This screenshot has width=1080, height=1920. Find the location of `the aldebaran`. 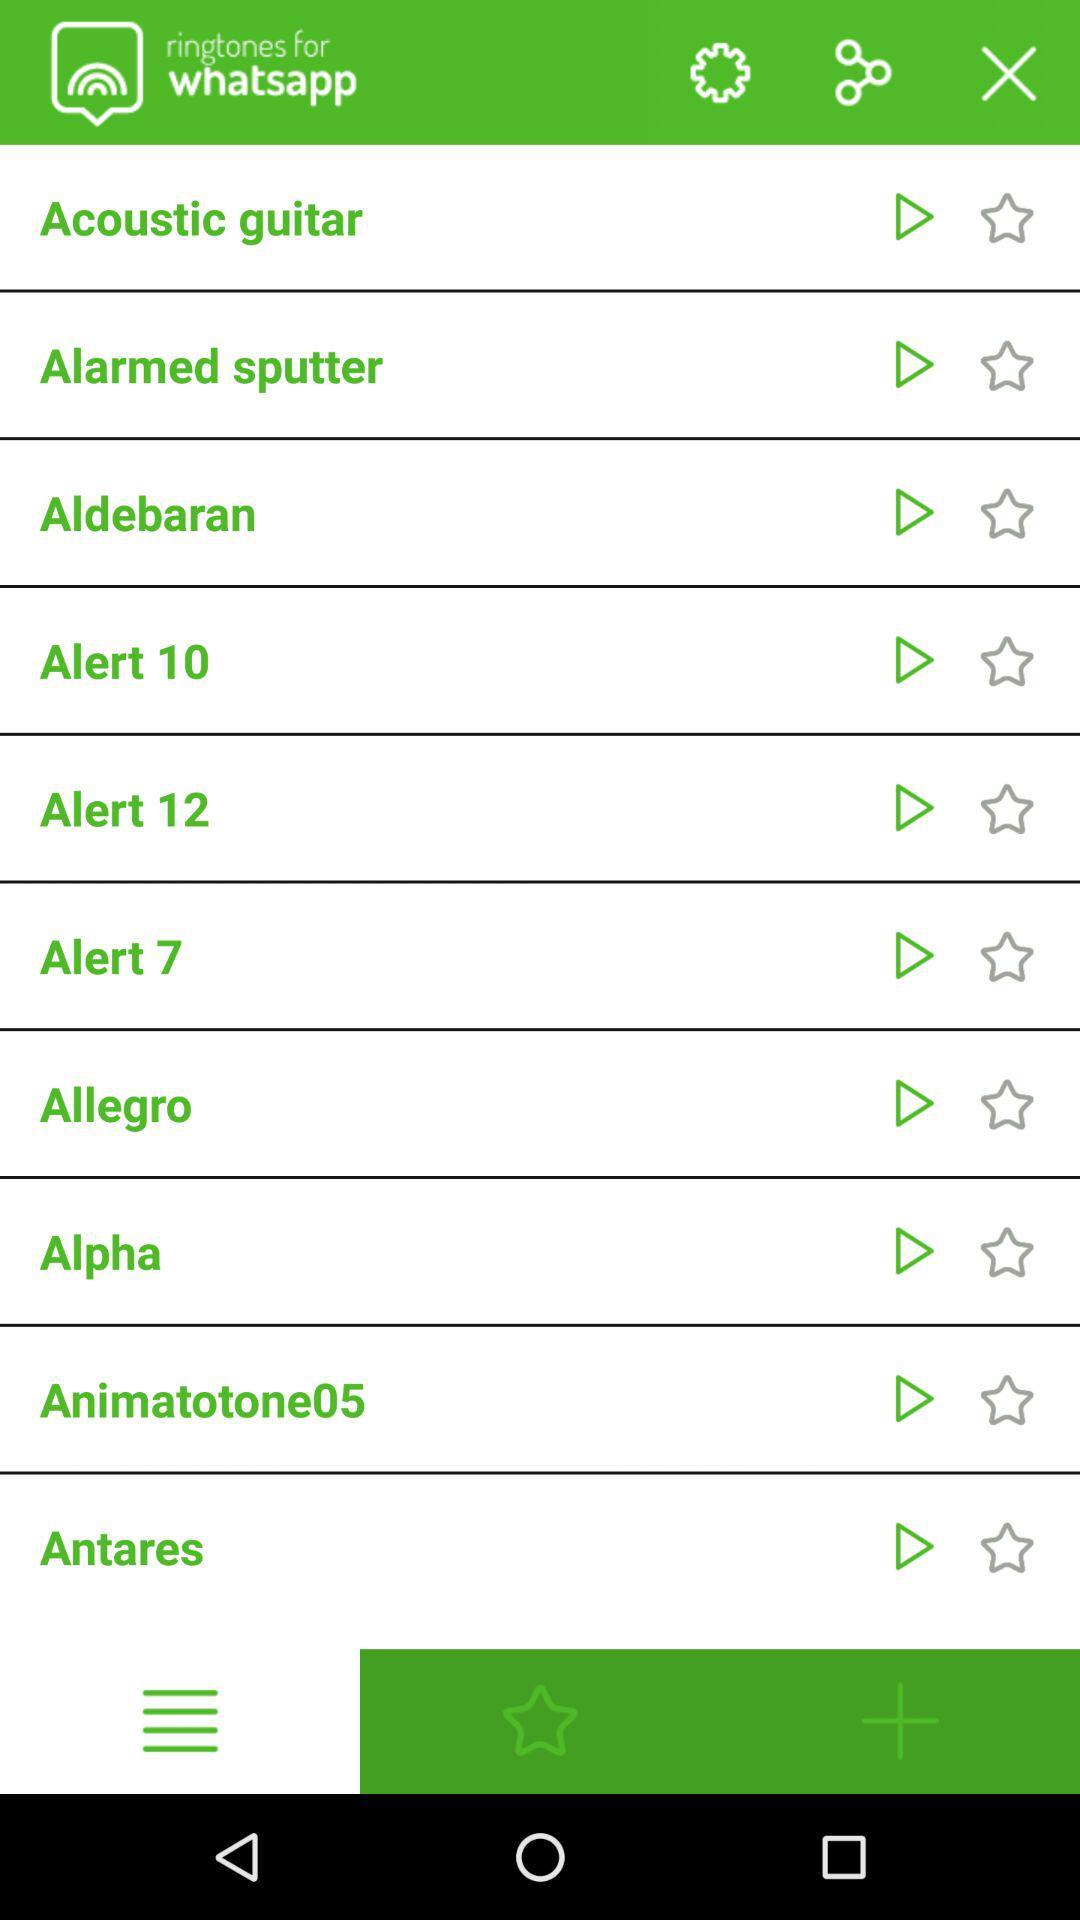

the aldebaran is located at coordinates (454, 512).